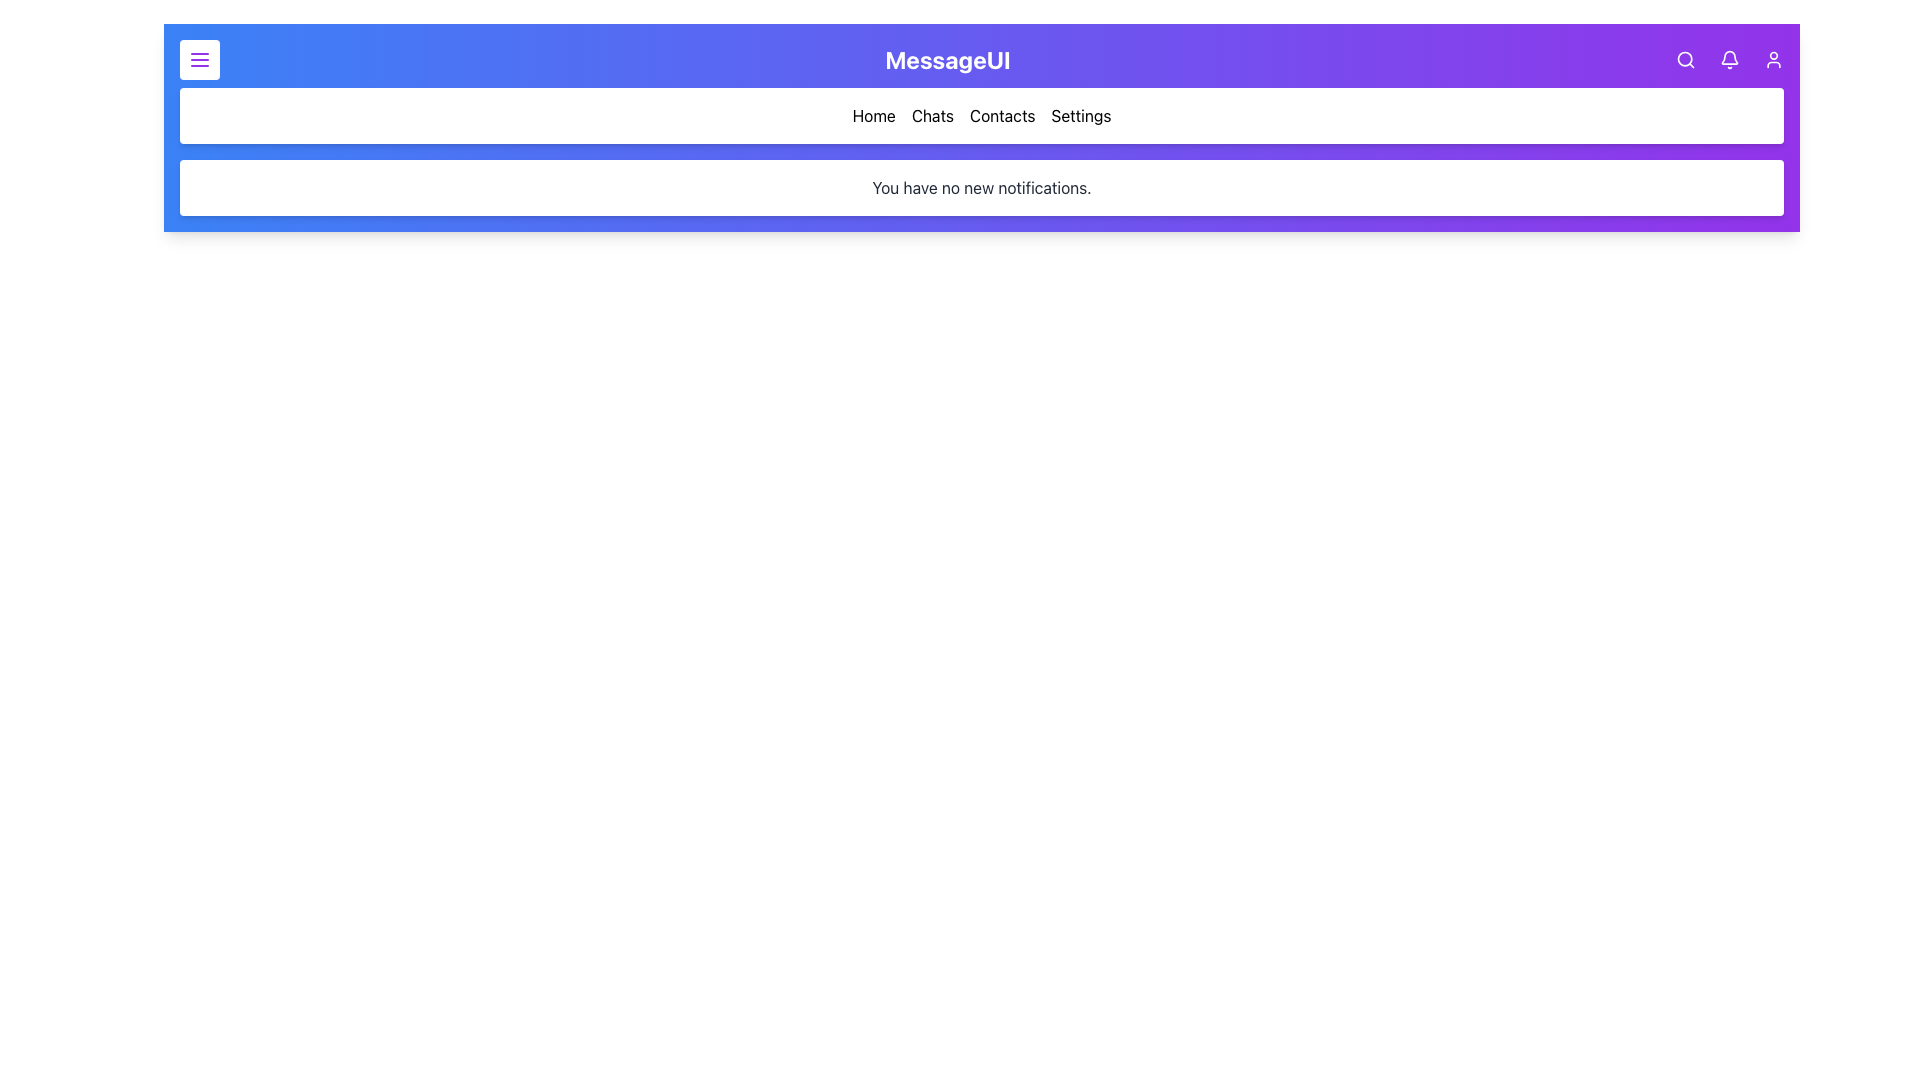  Describe the element at coordinates (200, 59) in the screenshot. I see `the menu button located at the top-left corner of the navigation bar` at that location.